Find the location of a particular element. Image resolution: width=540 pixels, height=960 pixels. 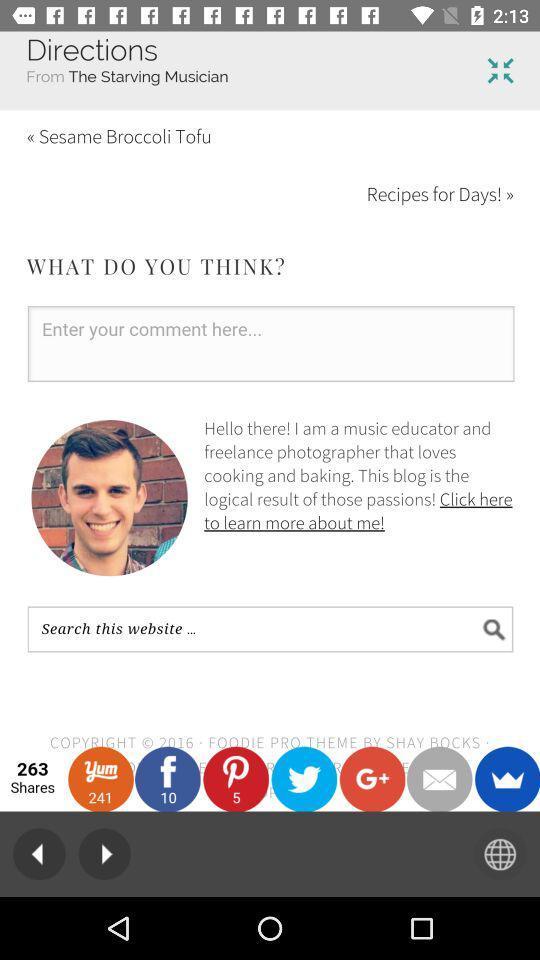

the arrow_backward icon is located at coordinates (39, 853).